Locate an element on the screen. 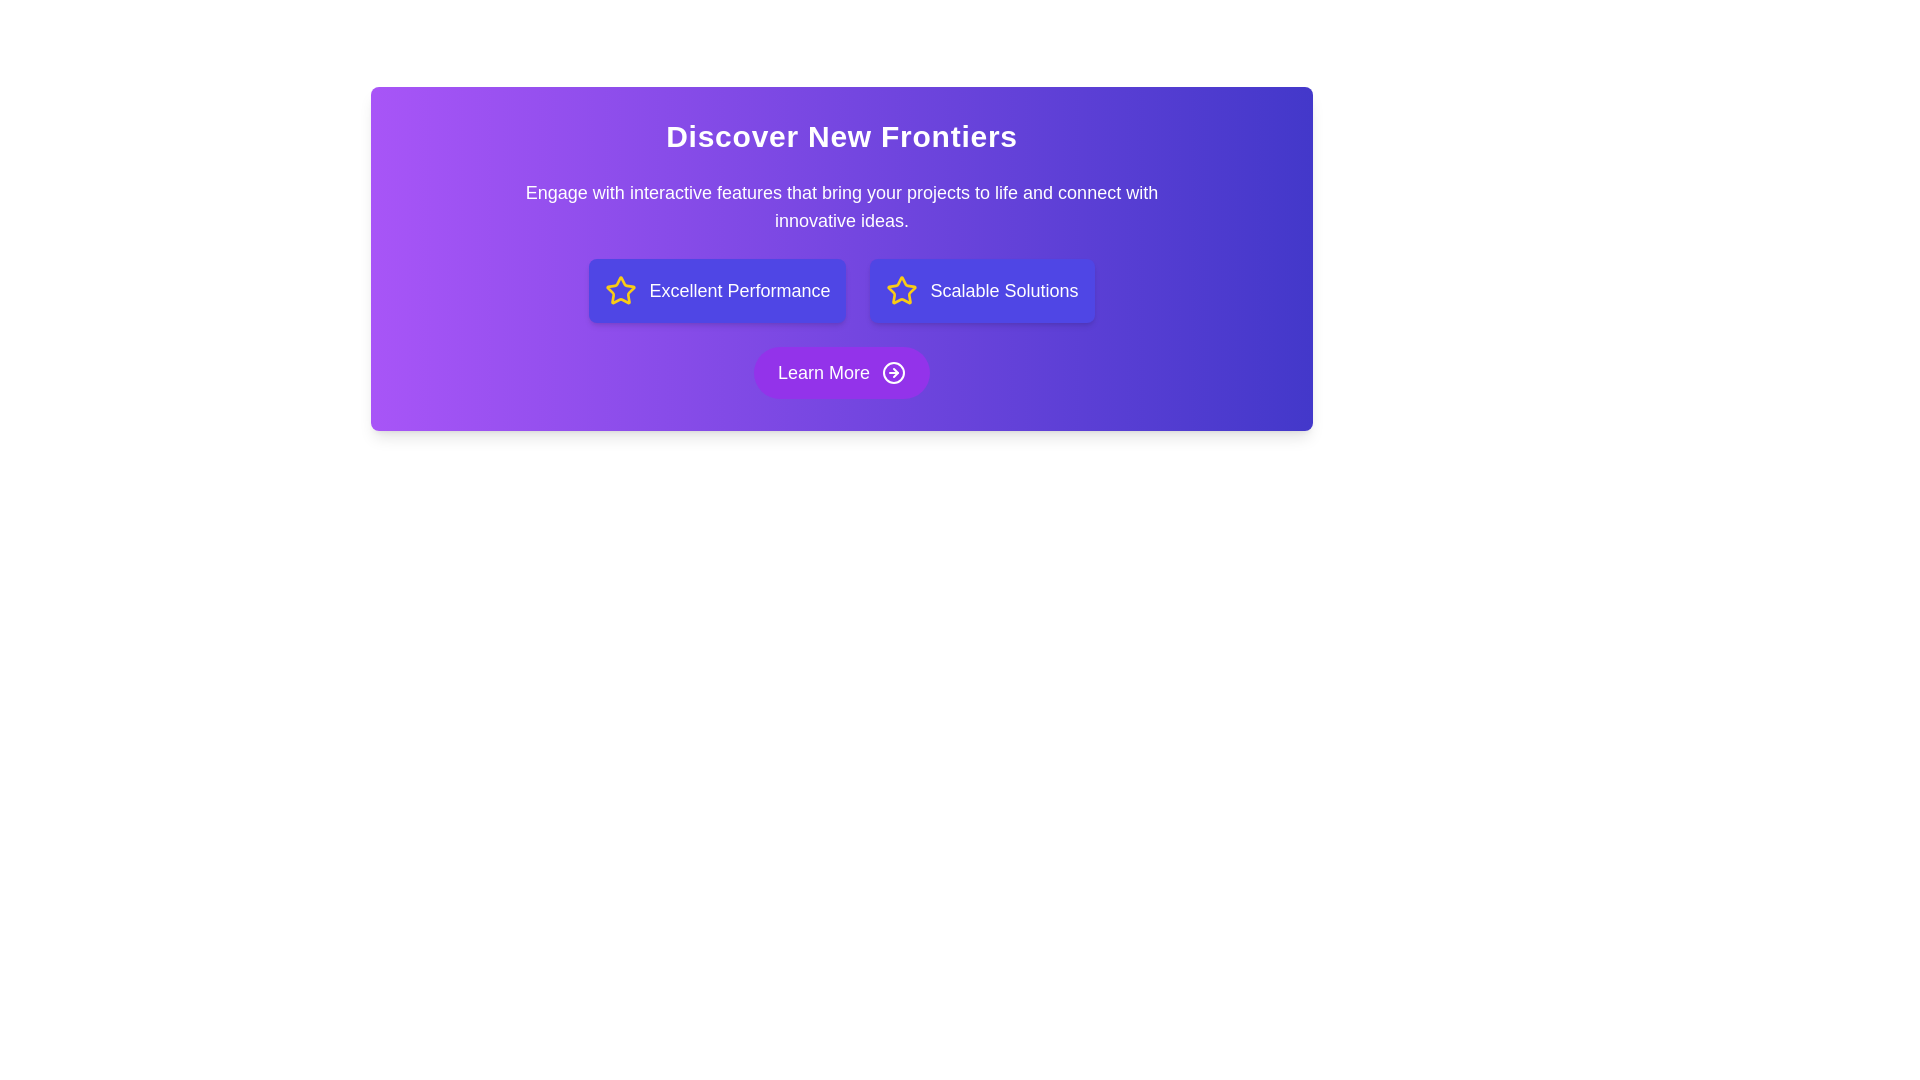  the central circular part of the right-facing arrow icon associated with the 'Learn More' text in the lower section of the header card is located at coordinates (892, 373).